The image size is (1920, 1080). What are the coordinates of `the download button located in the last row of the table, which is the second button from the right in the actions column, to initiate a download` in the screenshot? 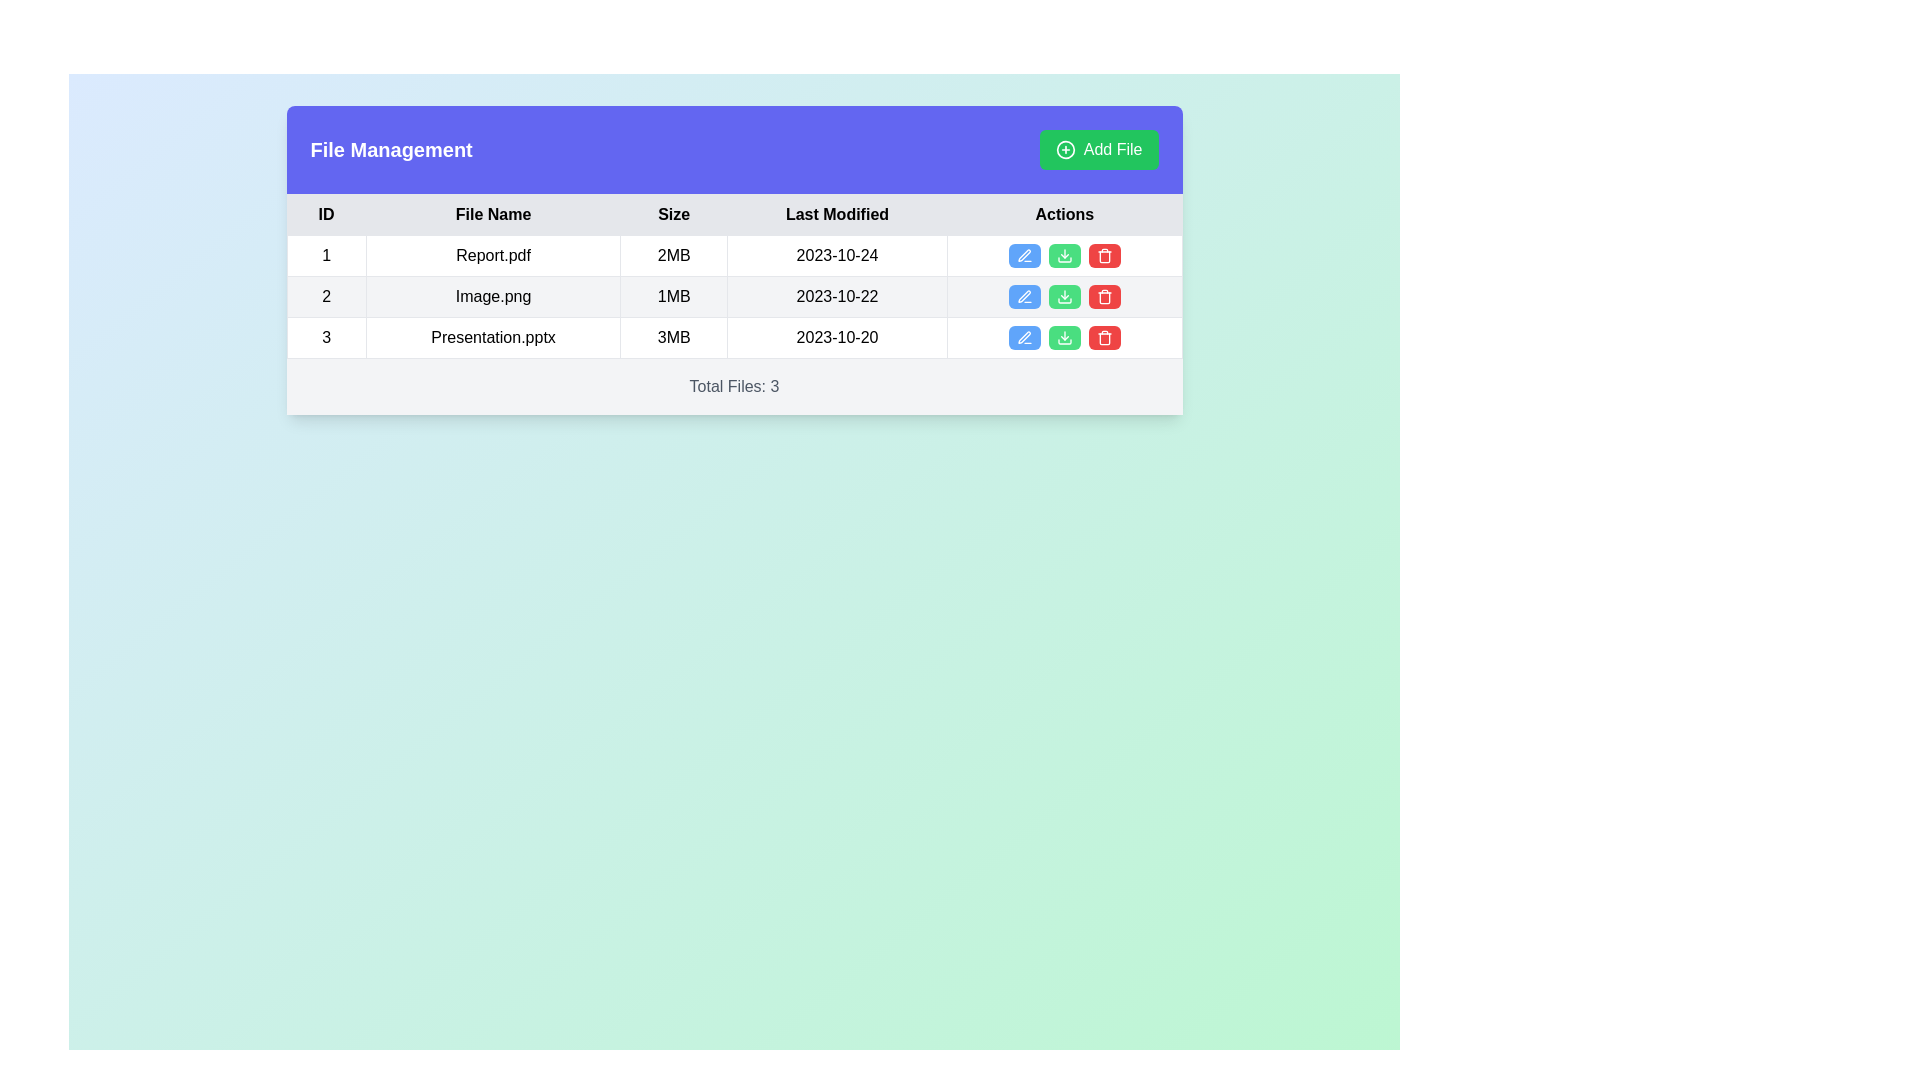 It's located at (1063, 337).